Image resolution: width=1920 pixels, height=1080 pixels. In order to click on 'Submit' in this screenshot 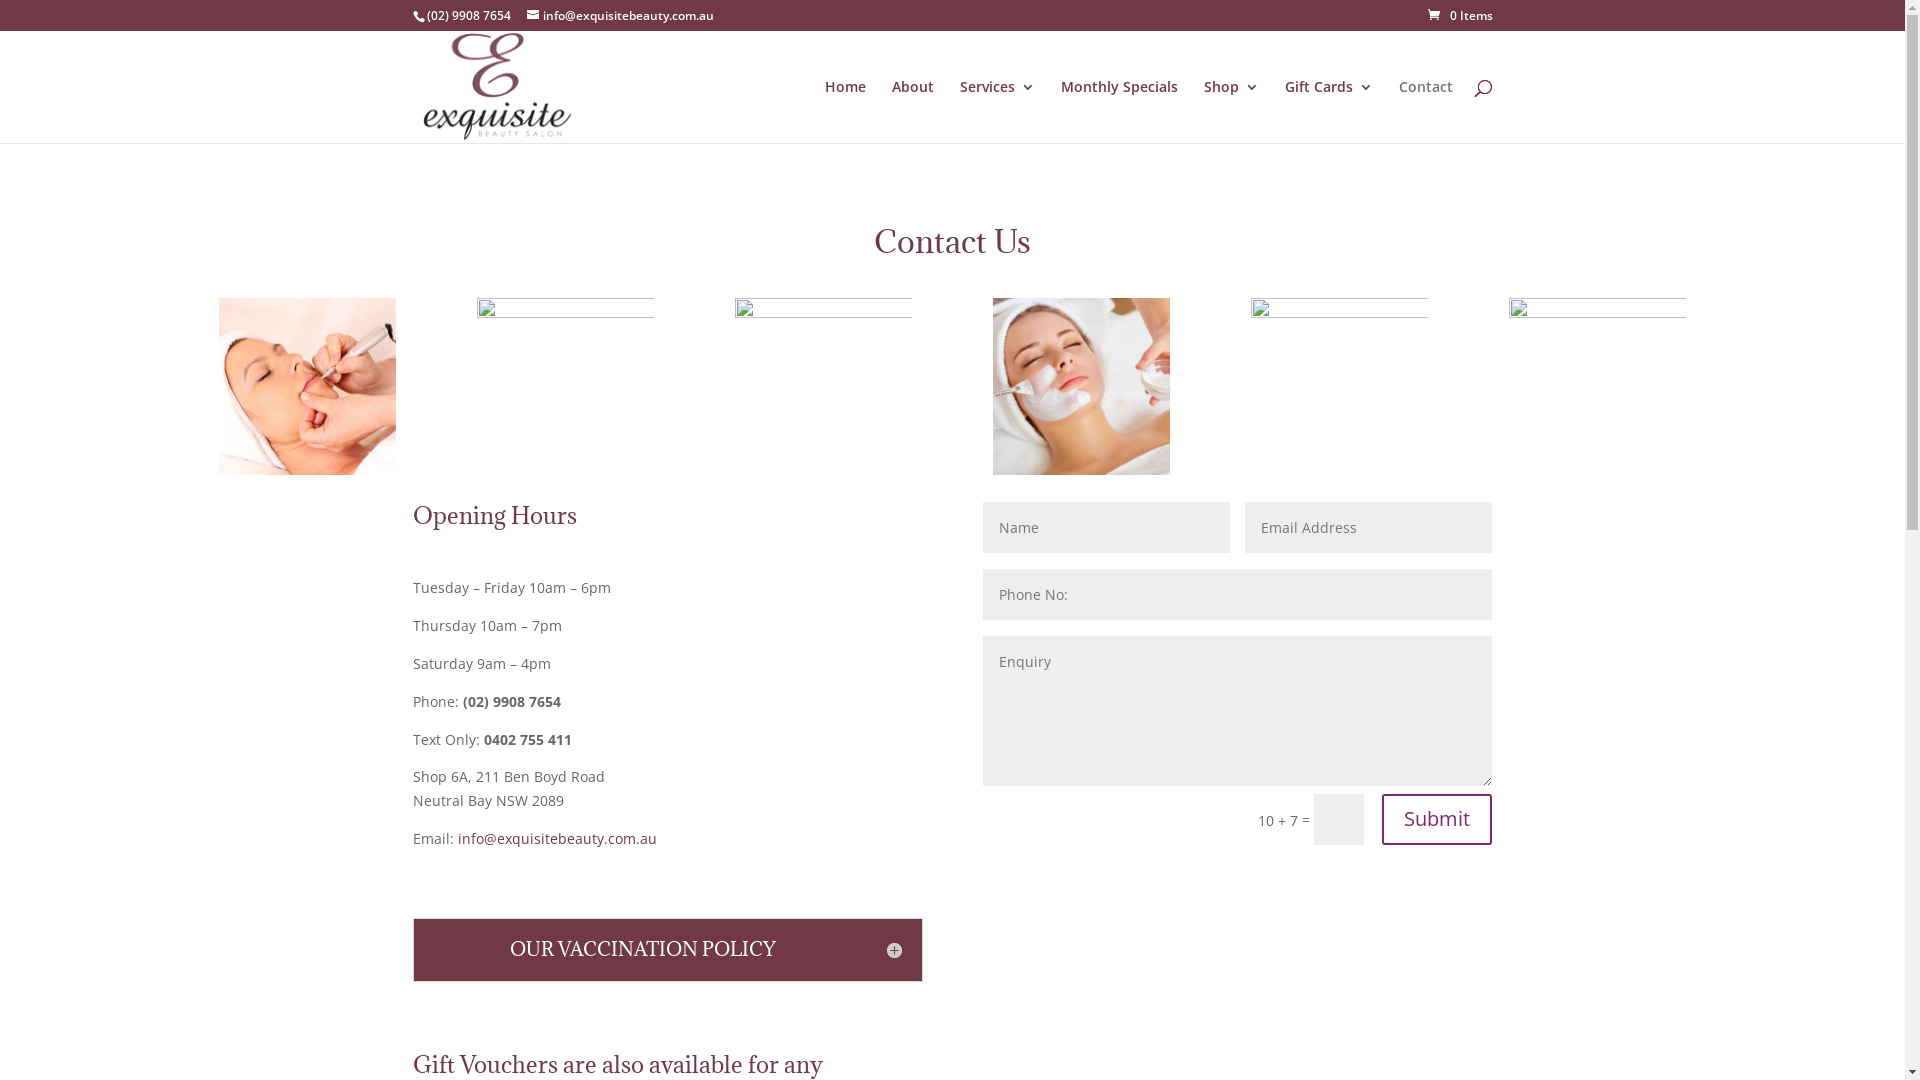, I will do `click(1435, 819)`.